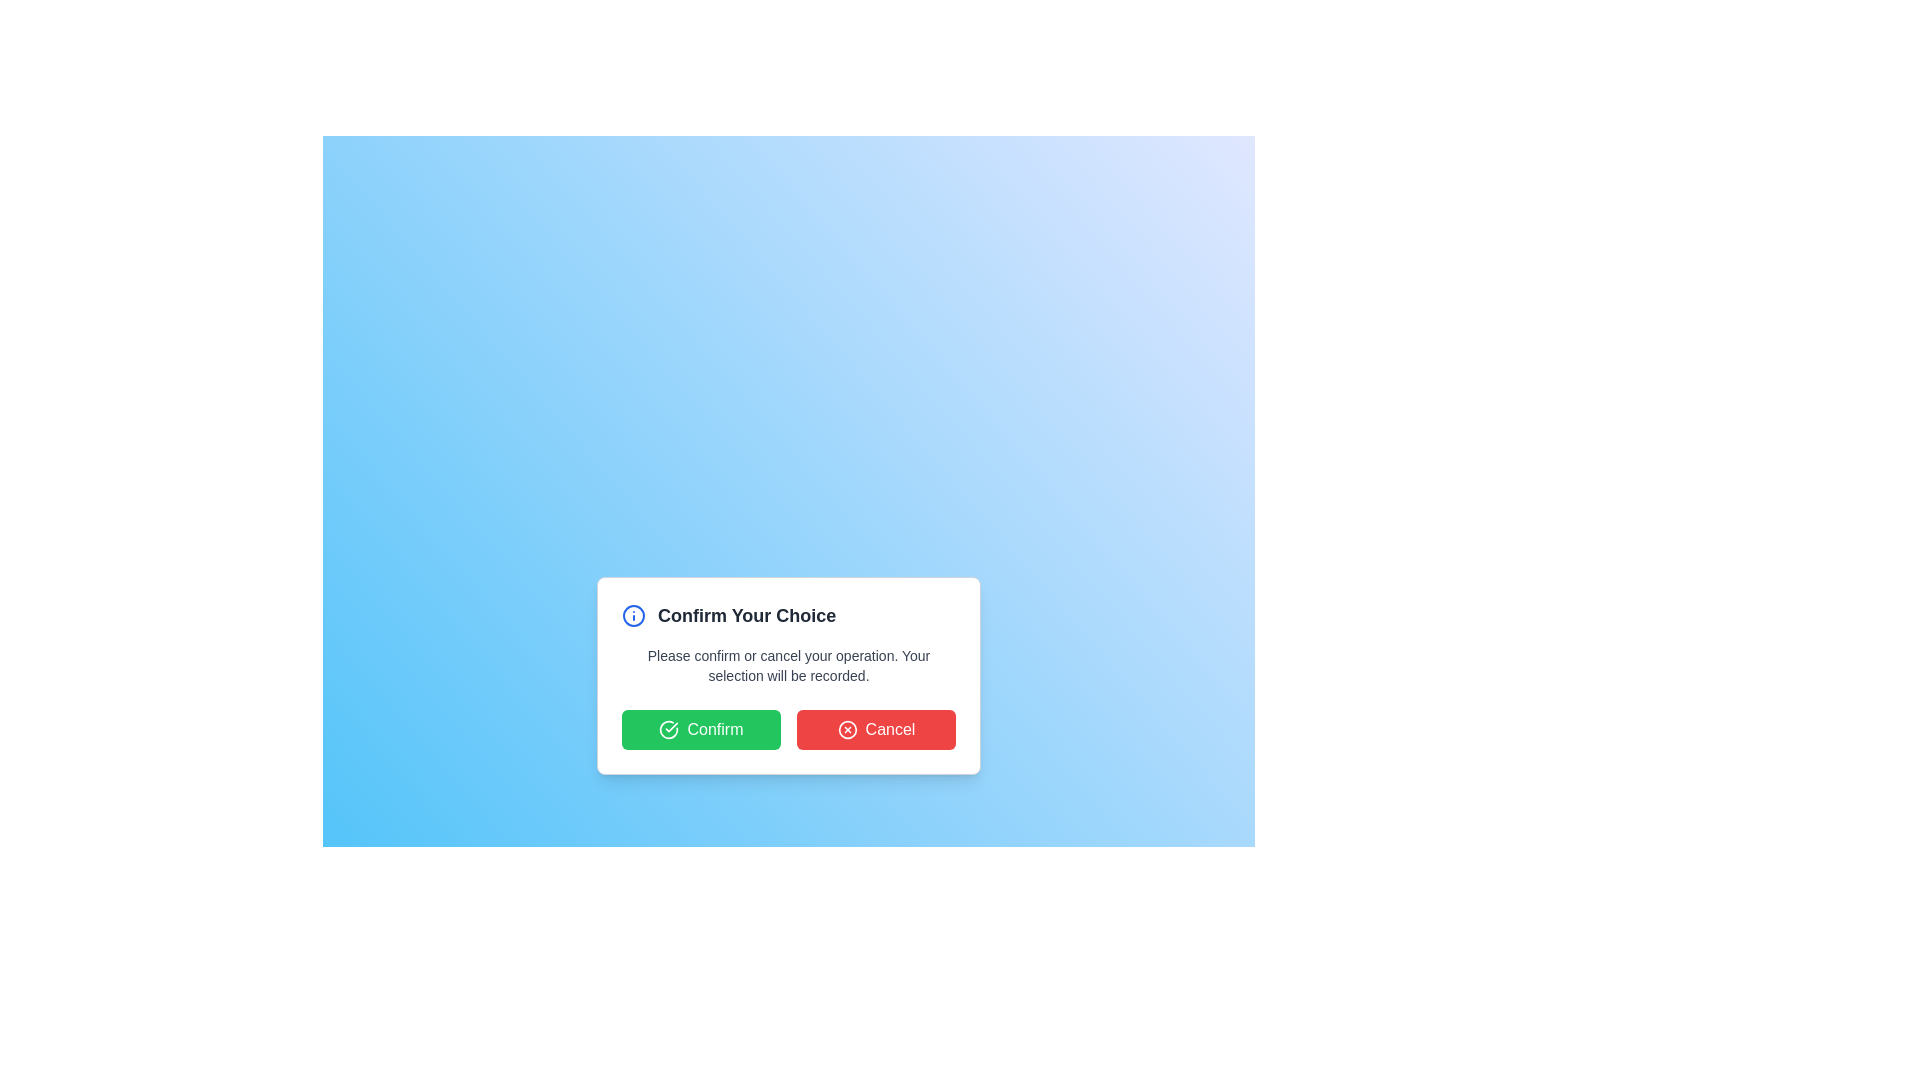 This screenshot has width=1920, height=1080. What do you see at coordinates (632, 615) in the screenshot?
I see `the informational icon located to the left of the header text 'Confirm Your Choice' in the modal dialog box to access more details` at bounding box center [632, 615].